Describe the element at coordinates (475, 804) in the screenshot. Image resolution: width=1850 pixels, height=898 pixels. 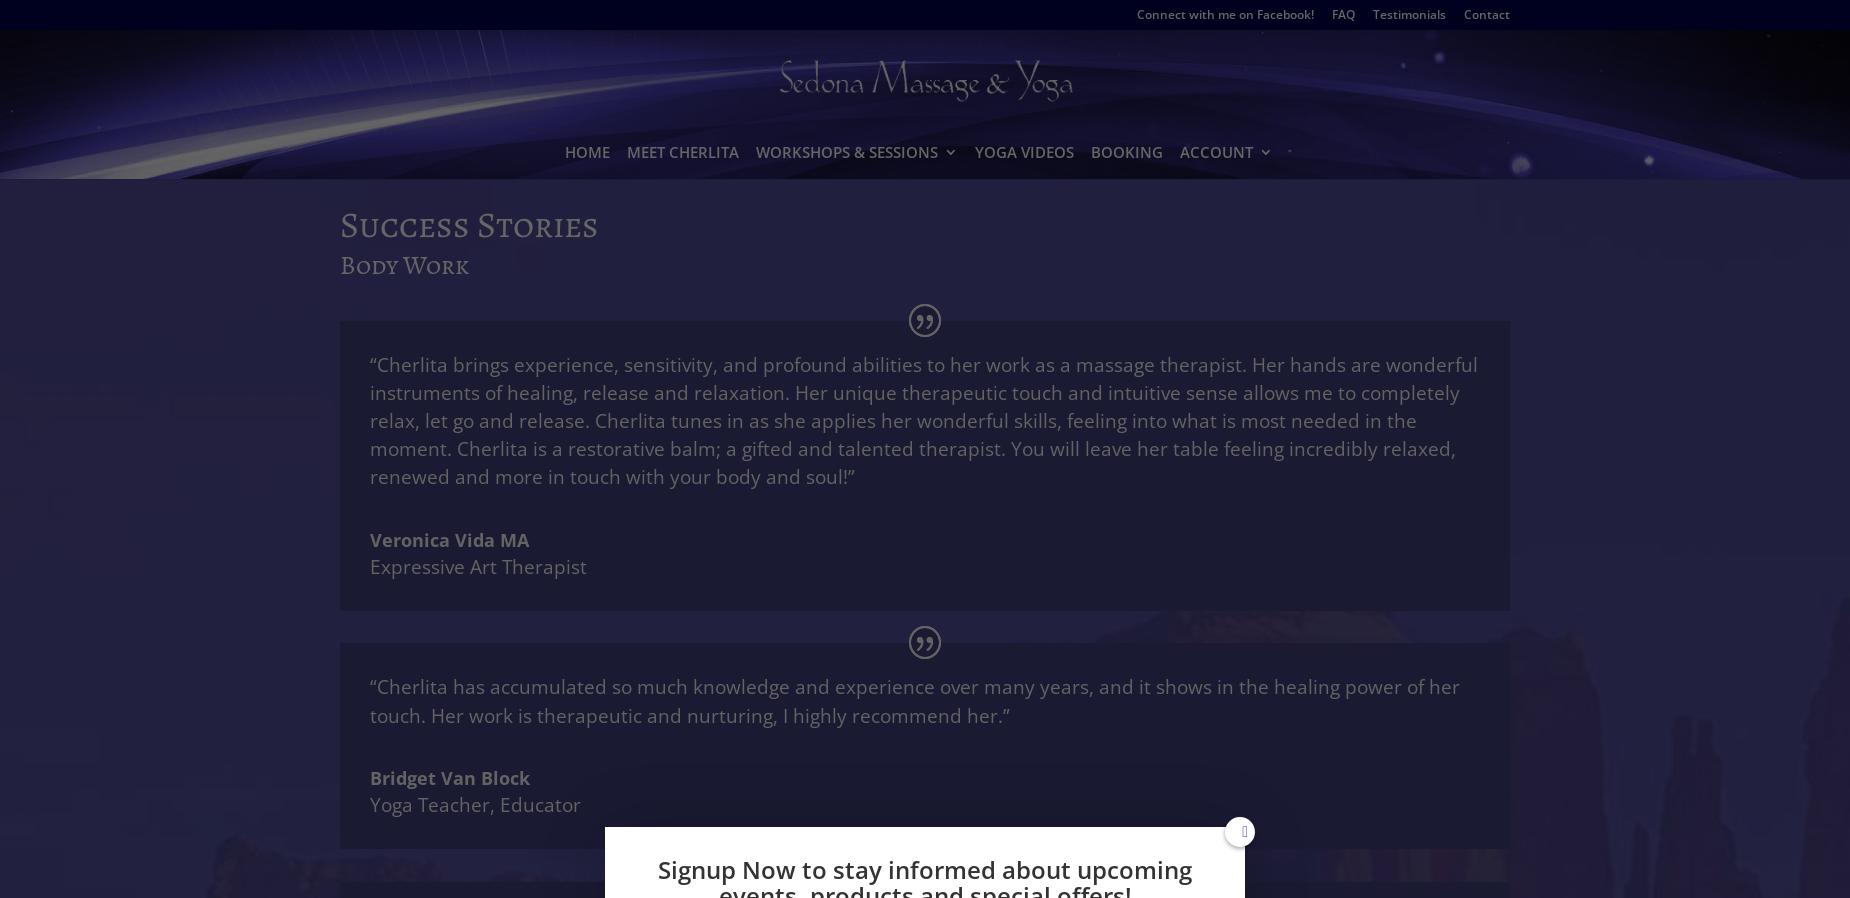
I see `'Yoga Teacher, Educator'` at that location.